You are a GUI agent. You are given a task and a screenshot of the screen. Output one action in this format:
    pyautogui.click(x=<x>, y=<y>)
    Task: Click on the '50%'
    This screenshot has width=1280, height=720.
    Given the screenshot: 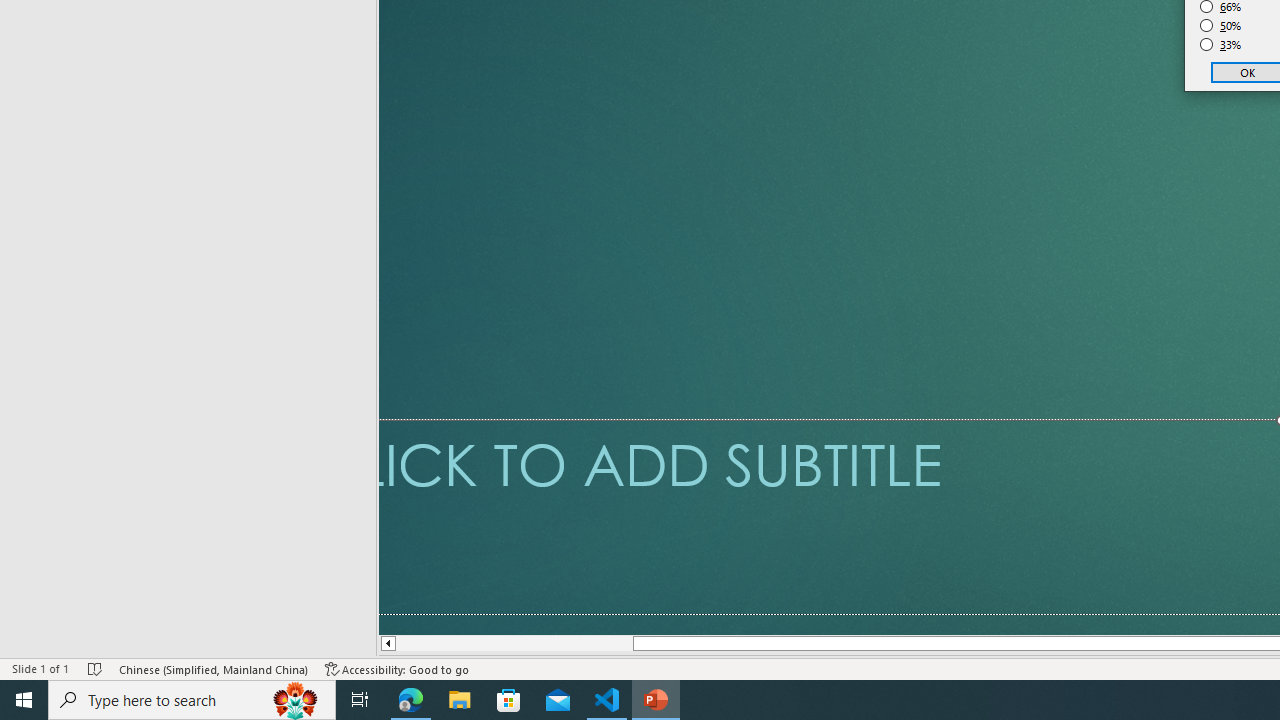 What is the action you would take?
    pyautogui.click(x=1220, y=25)
    